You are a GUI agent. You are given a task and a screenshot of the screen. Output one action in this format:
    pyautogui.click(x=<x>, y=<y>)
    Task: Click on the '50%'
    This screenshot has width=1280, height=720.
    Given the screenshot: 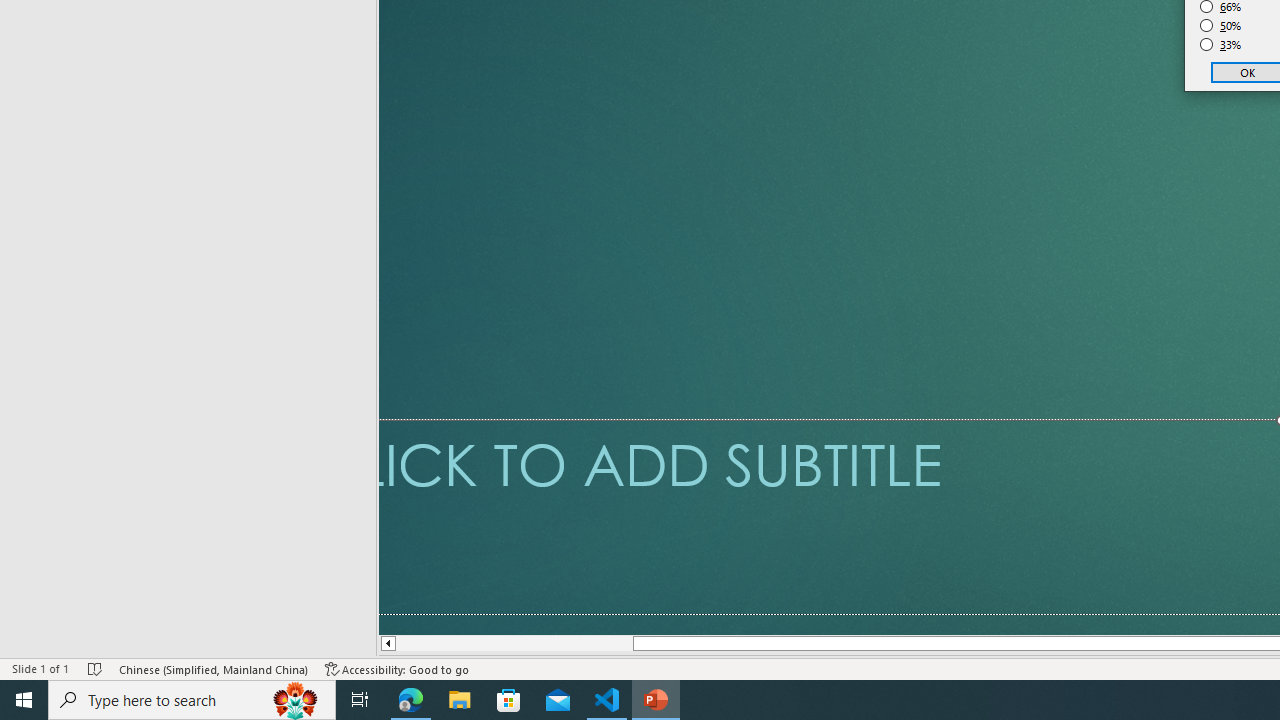 What is the action you would take?
    pyautogui.click(x=1220, y=25)
    